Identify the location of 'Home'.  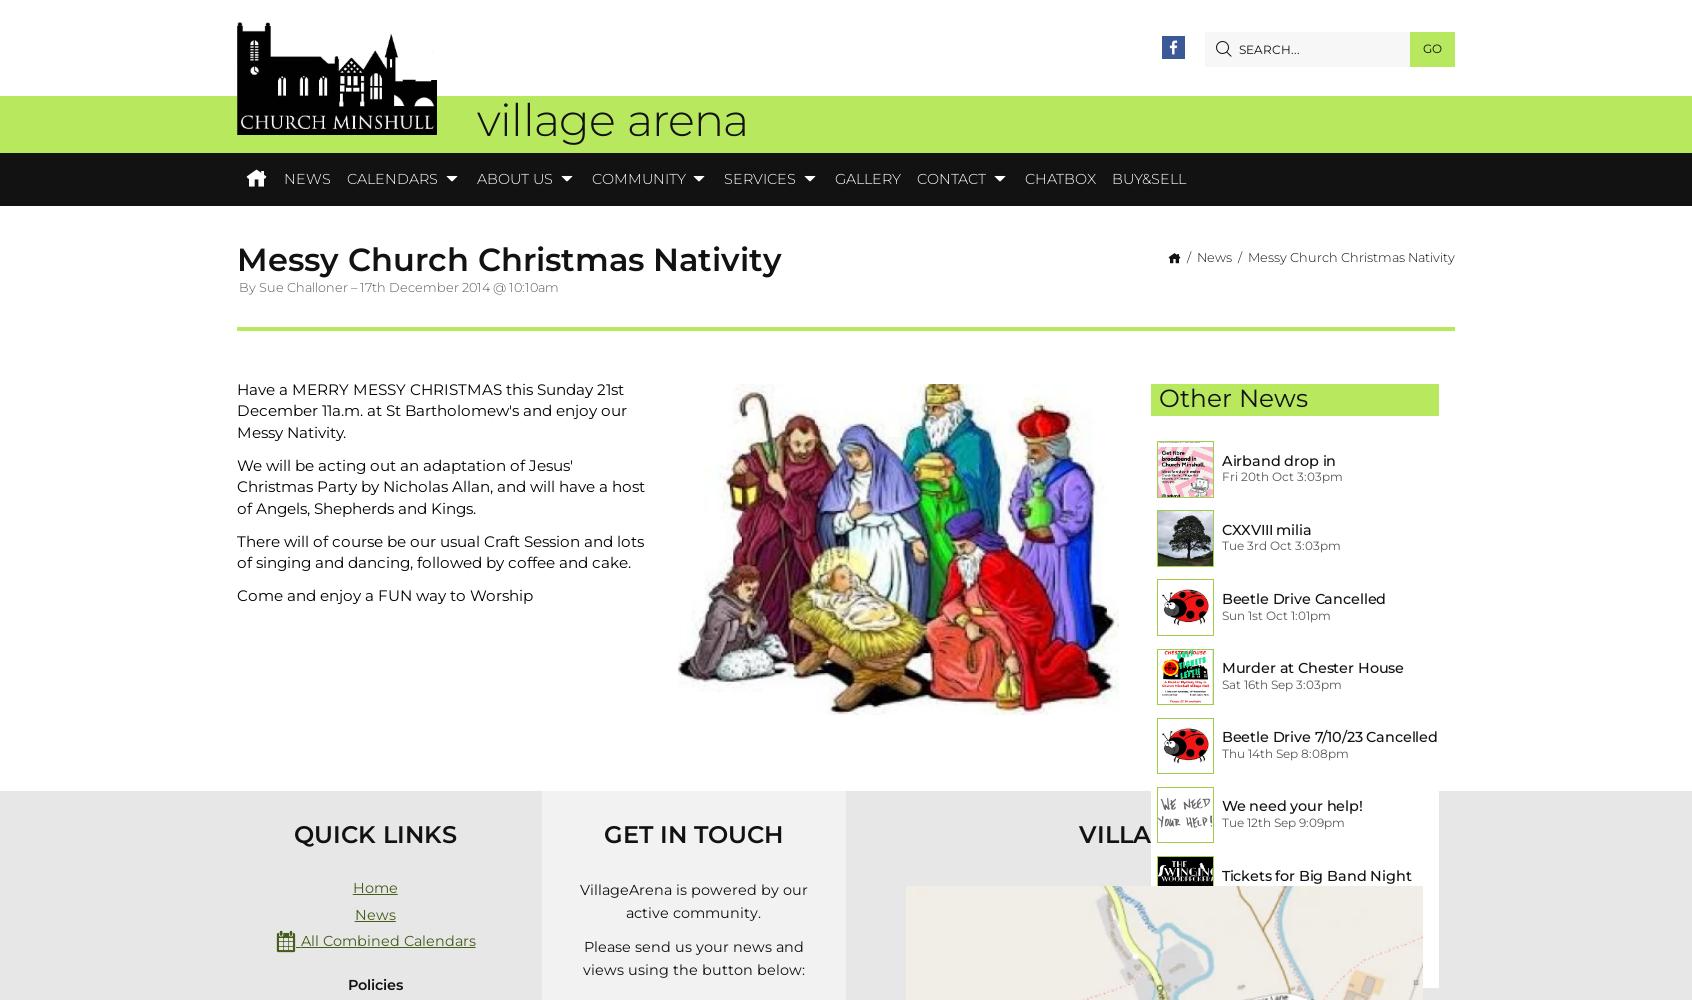
(374, 888).